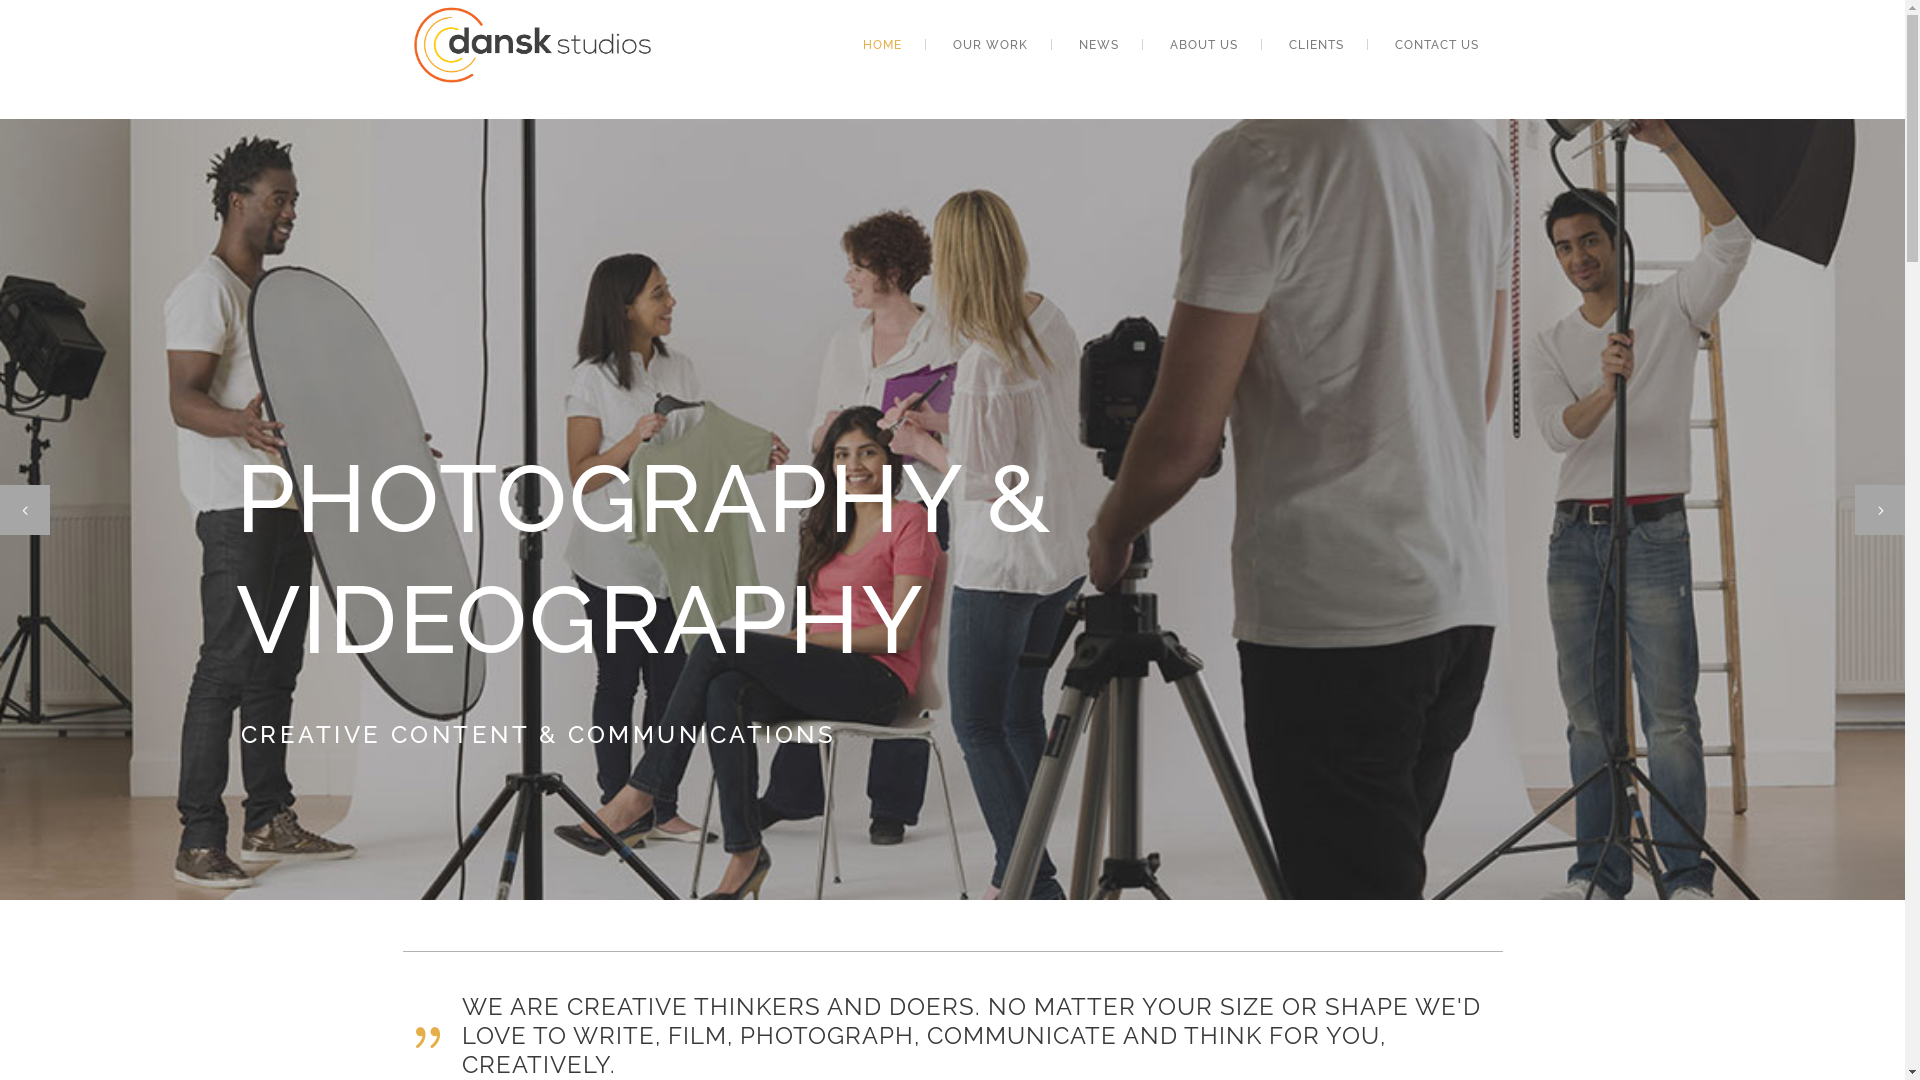 This screenshot has width=1920, height=1080. I want to click on 'CONTACT US', so click(1434, 45).